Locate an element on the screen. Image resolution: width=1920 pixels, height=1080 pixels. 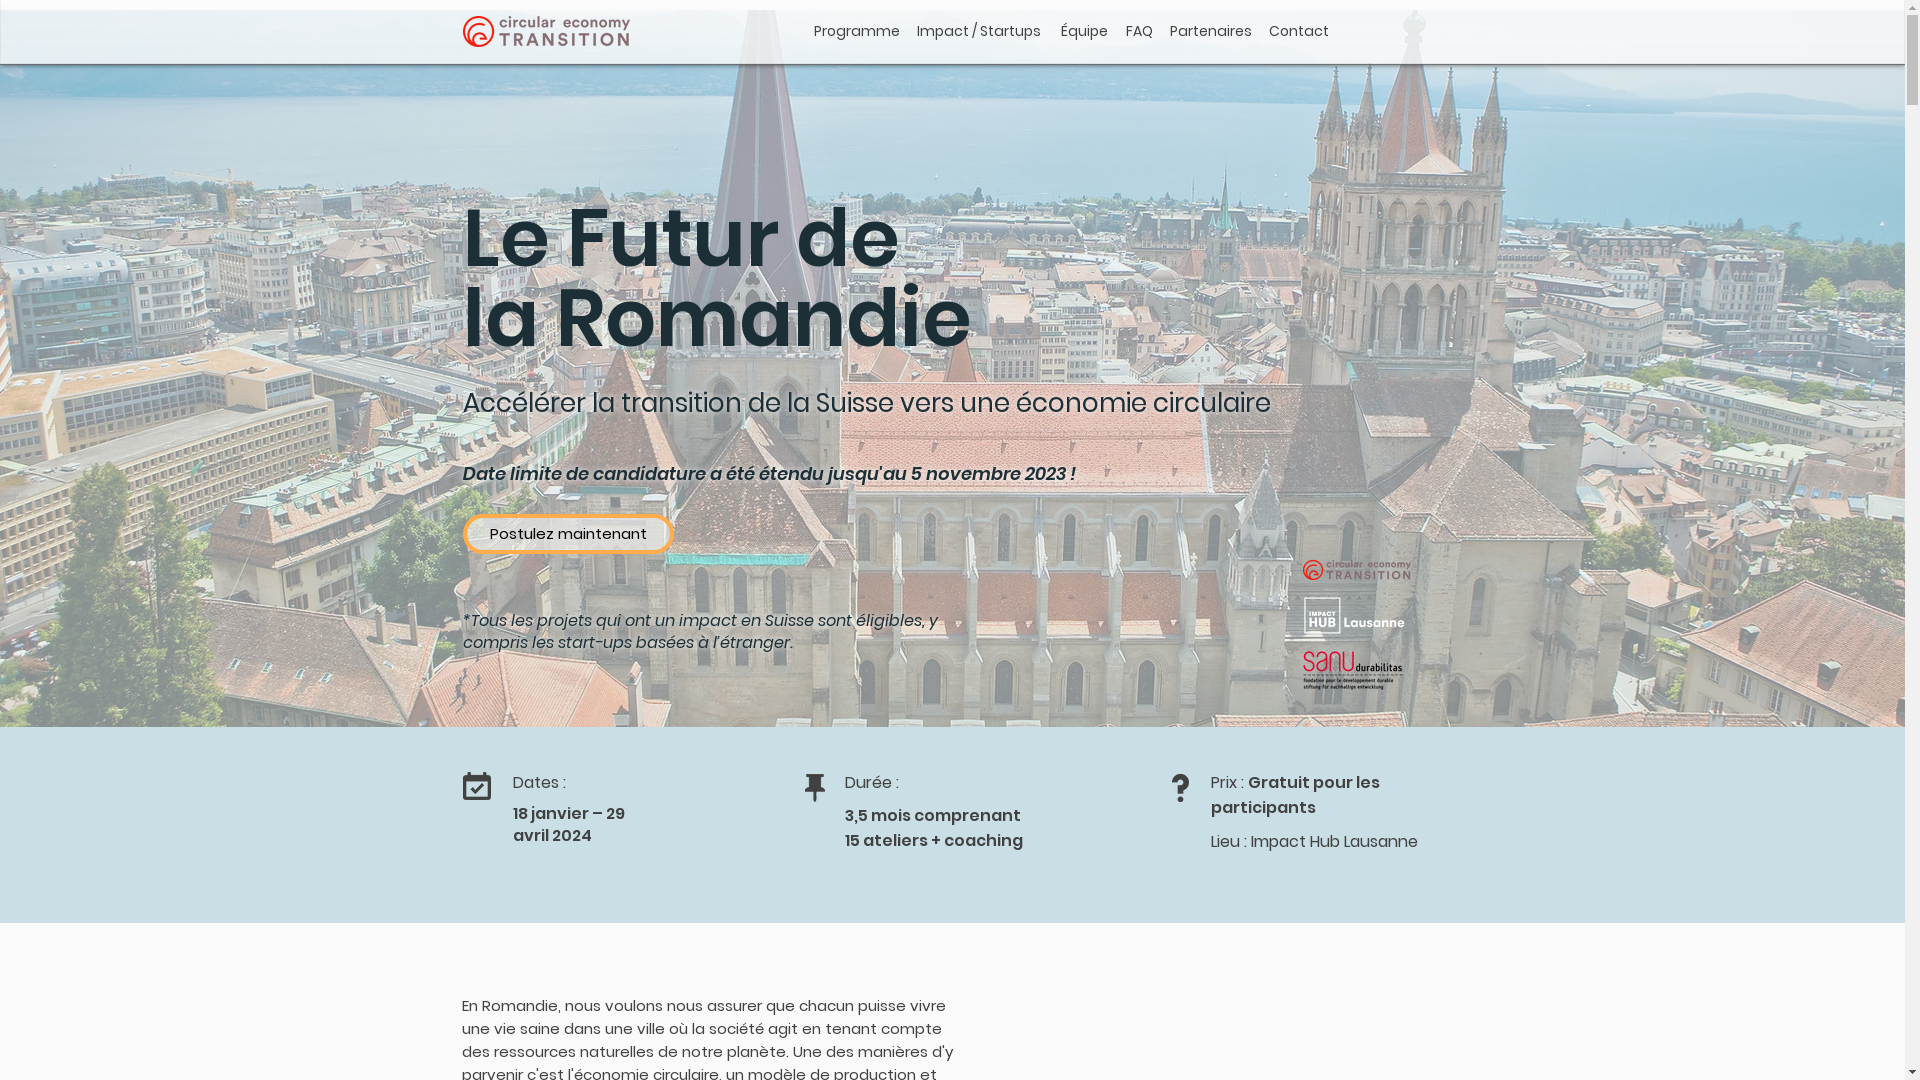
'Impact / Startups' is located at coordinates (978, 30).